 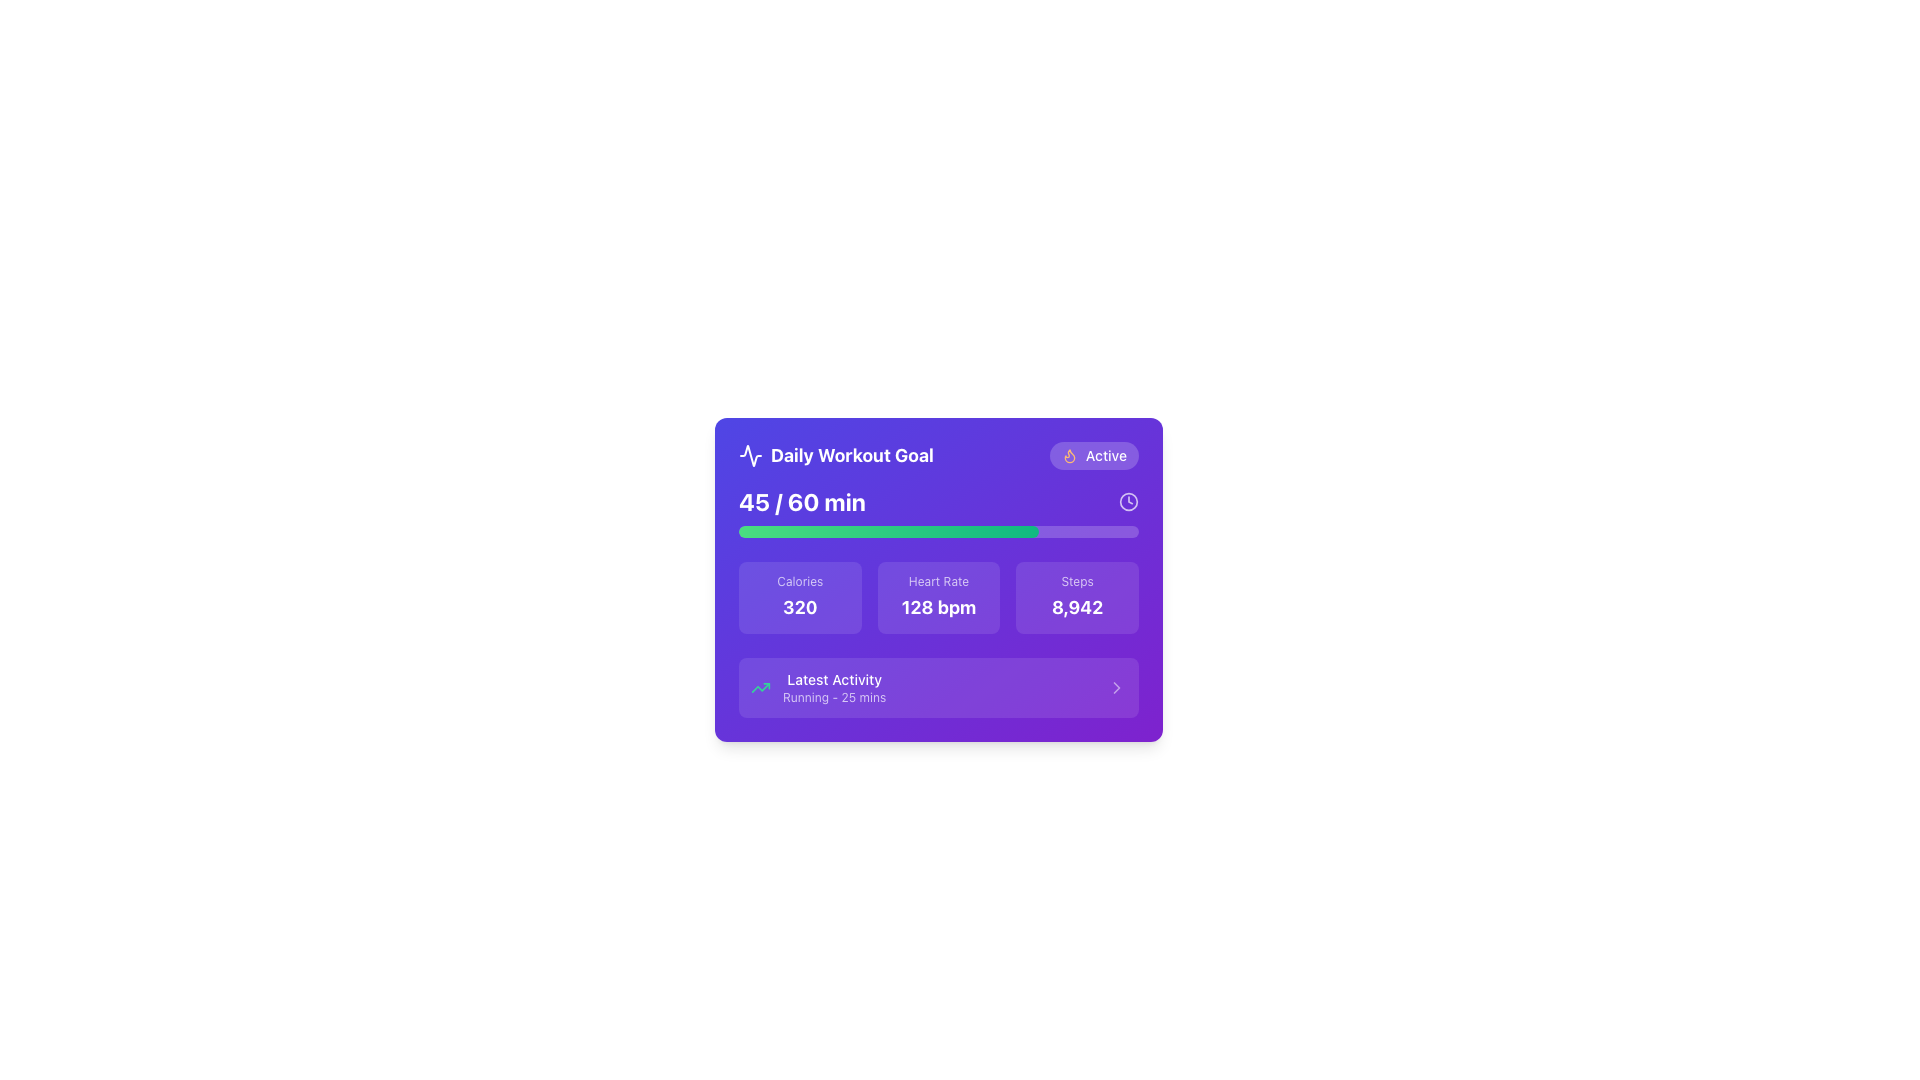 What do you see at coordinates (1076, 607) in the screenshot?
I see `the Text Display element that shows the current number of steps taken in the fitness tracking card, located below the label 'Steps'` at bounding box center [1076, 607].